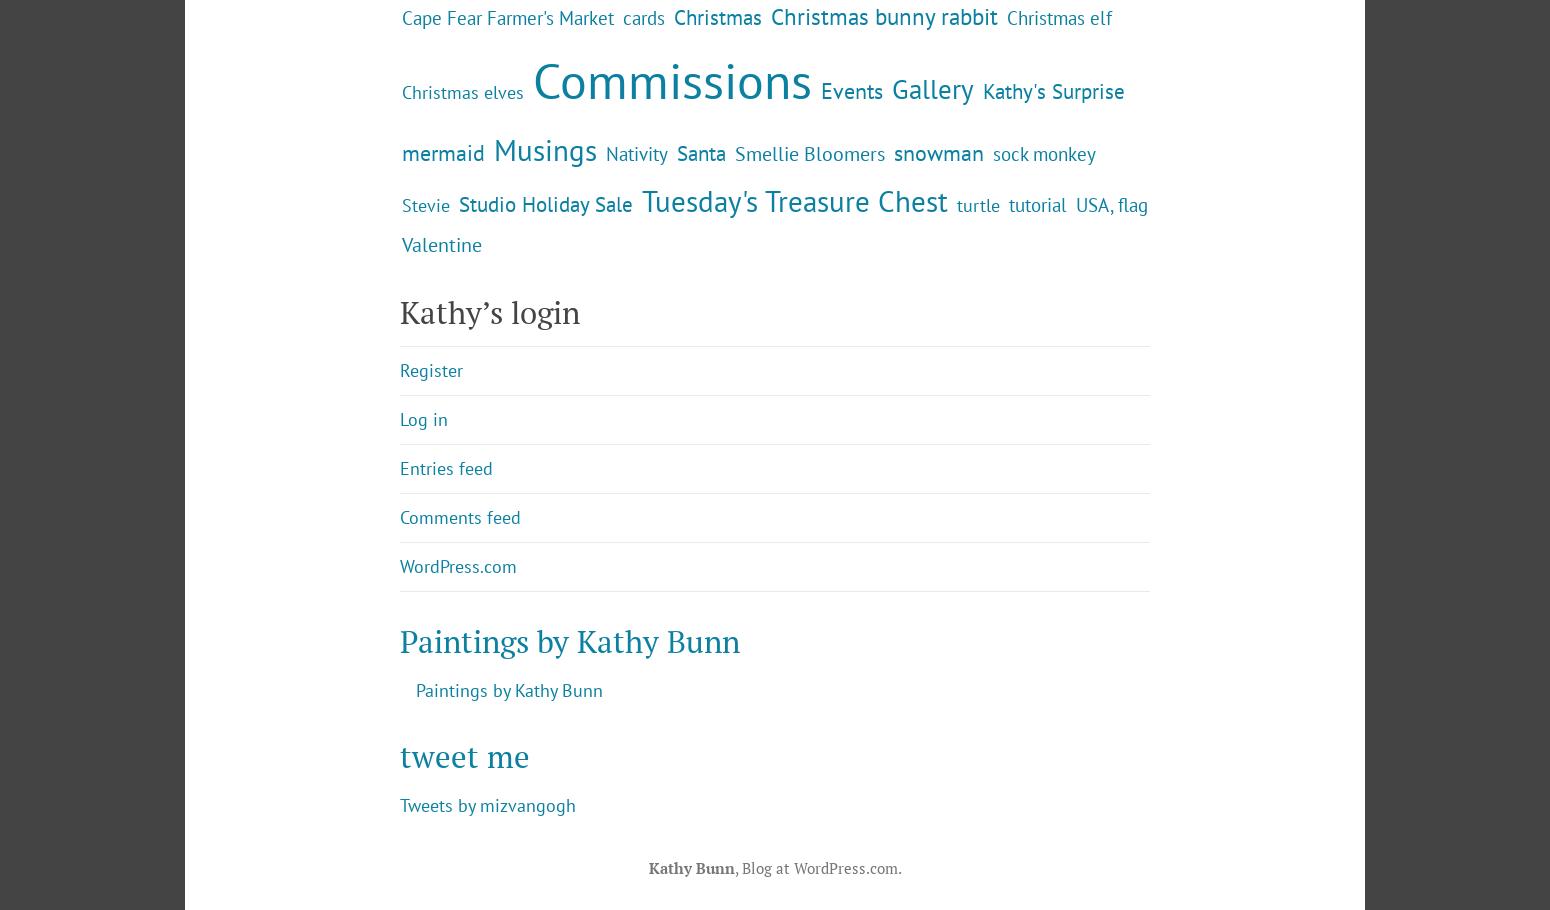 Image resolution: width=1550 pixels, height=910 pixels. What do you see at coordinates (982, 255) in the screenshot?
I see `'Kathy's Surprise'` at bounding box center [982, 255].